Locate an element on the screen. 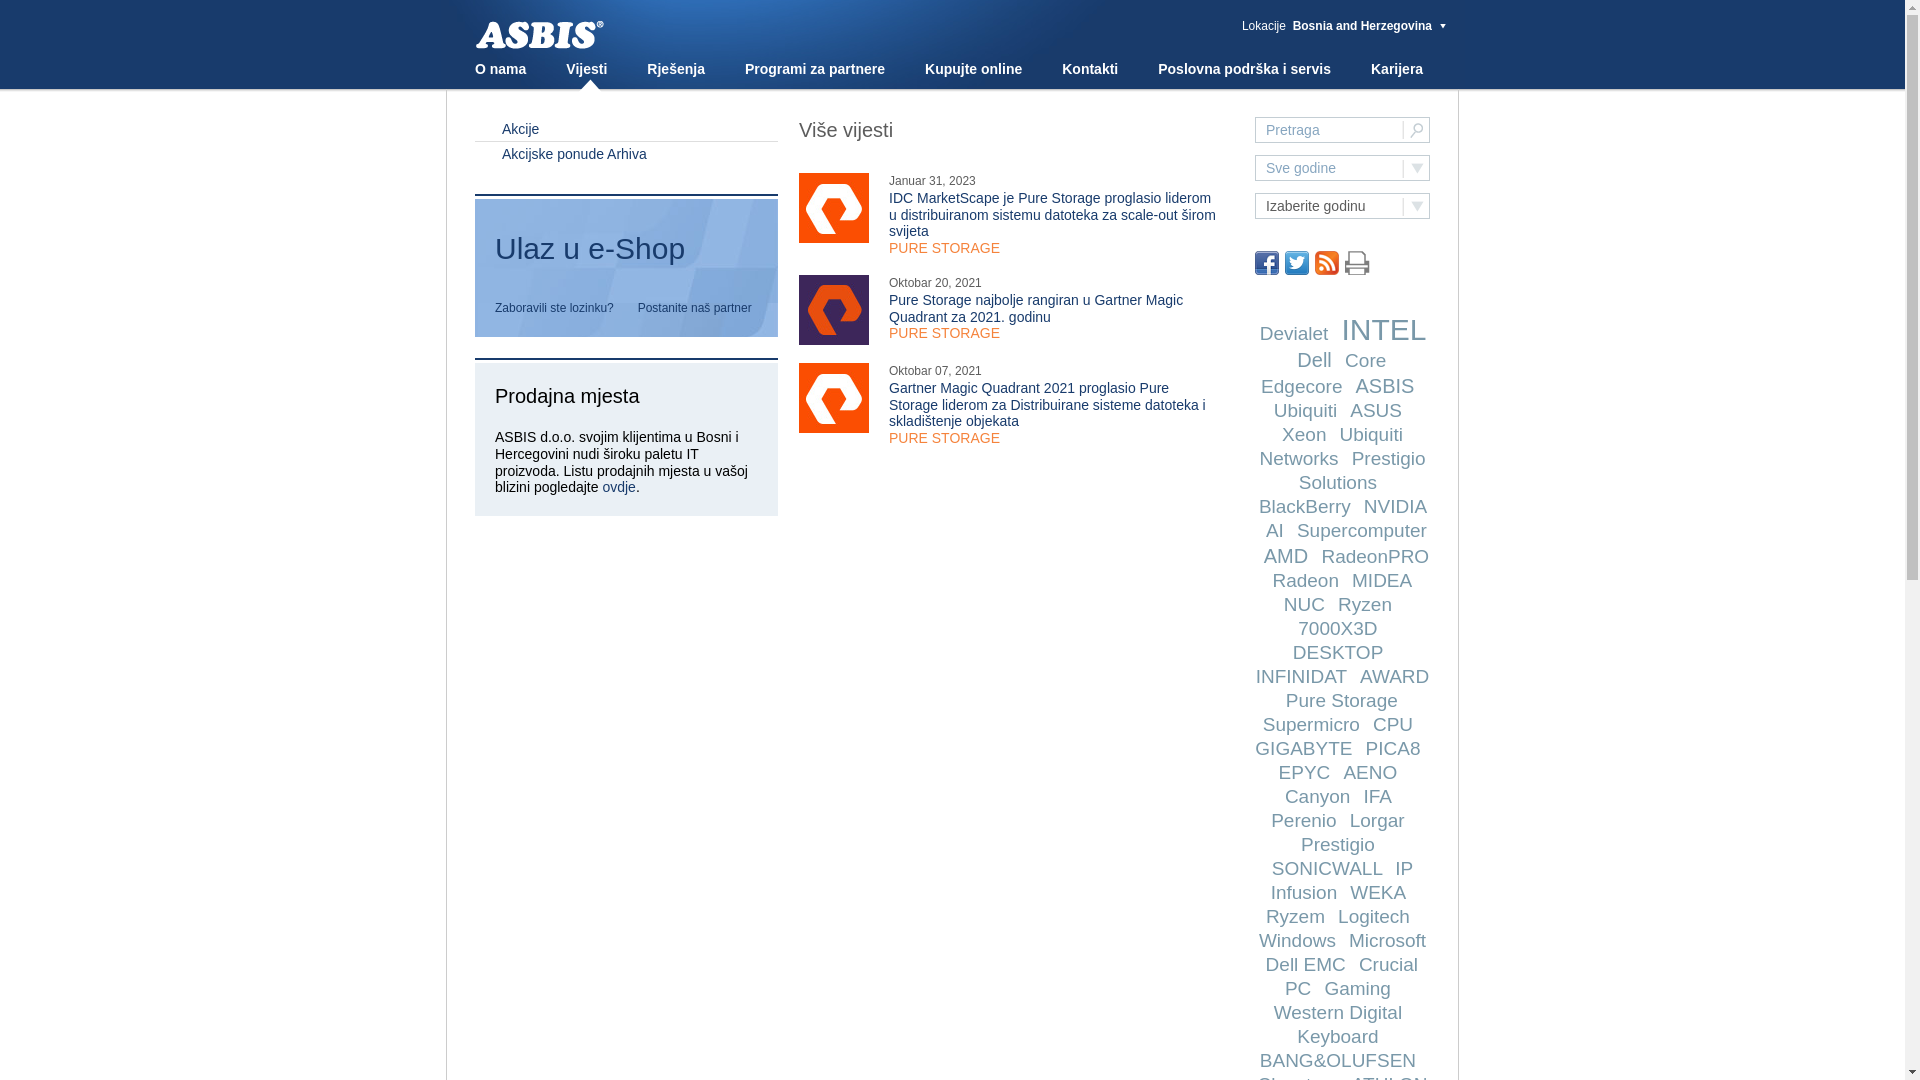 Image resolution: width=1920 pixels, height=1080 pixels. 'BlackBerry' is located at coordinates (1305, 505).